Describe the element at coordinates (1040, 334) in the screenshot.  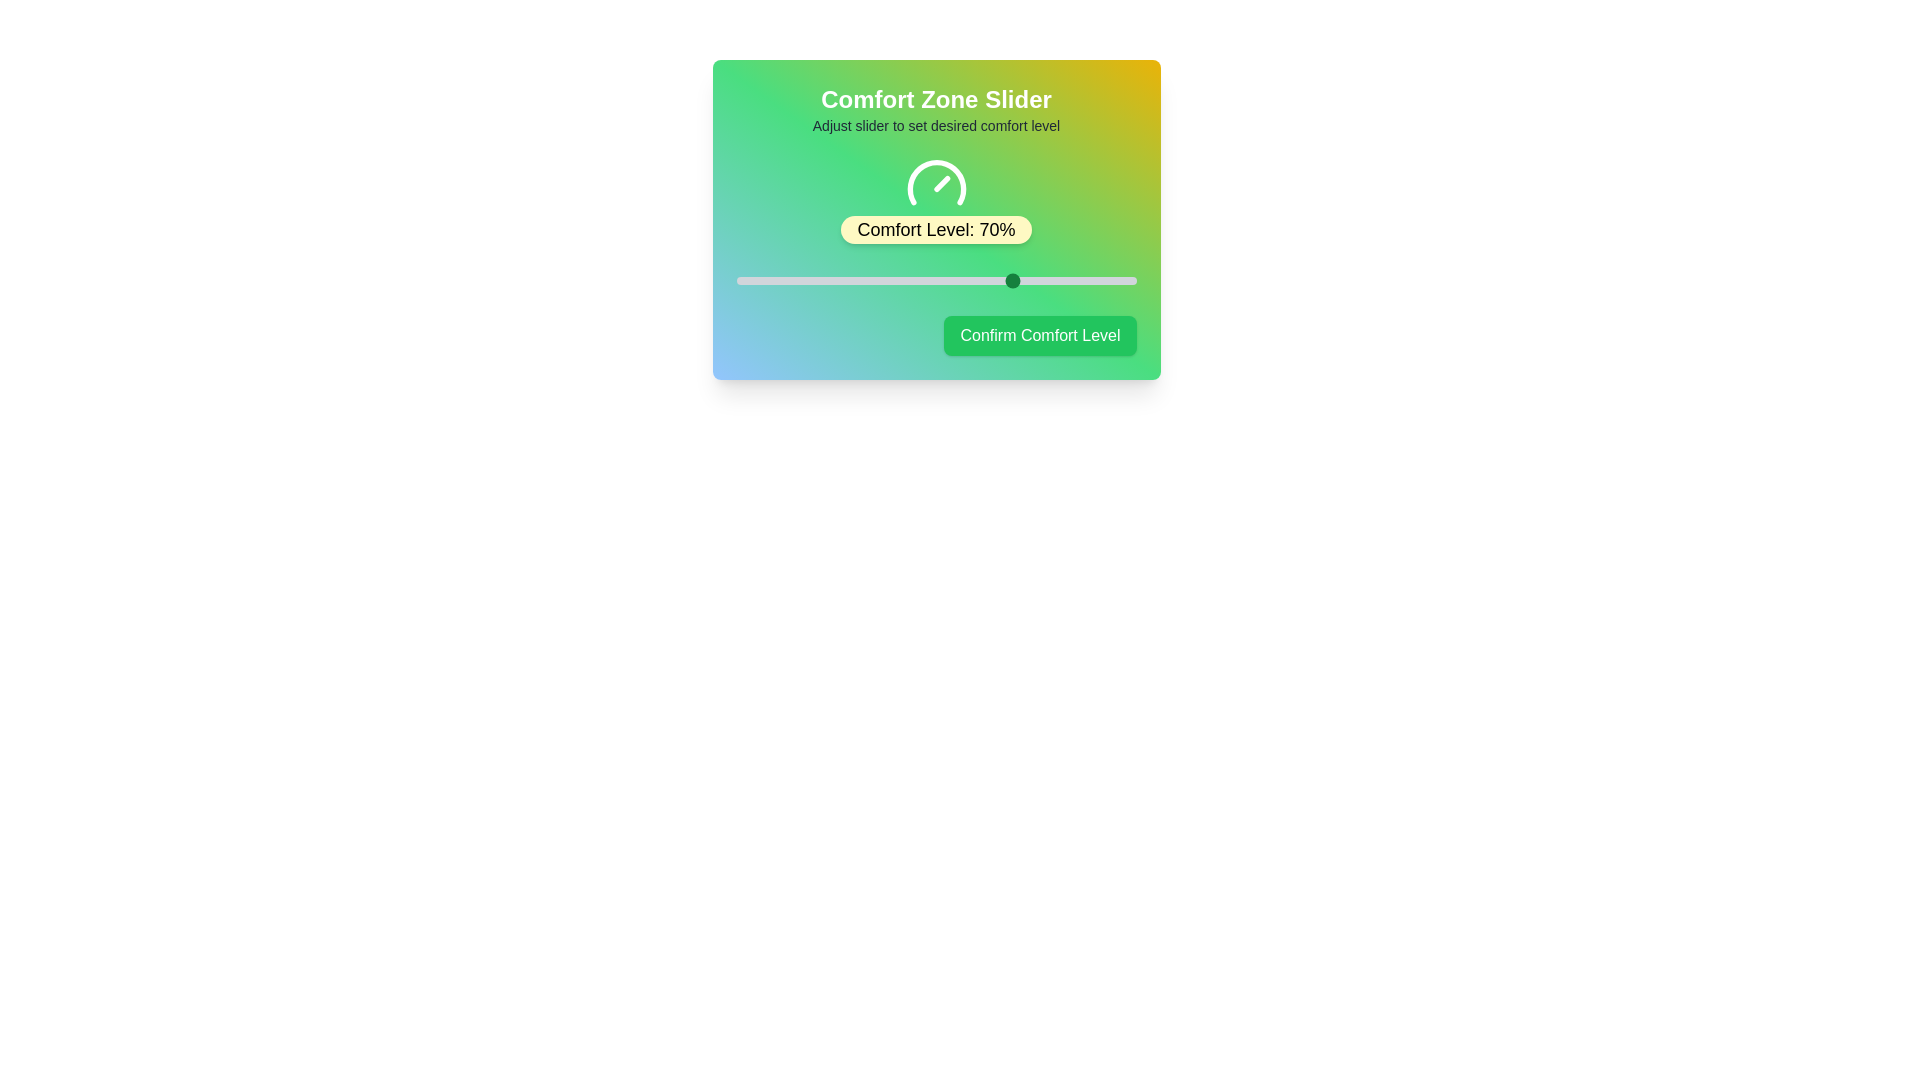
I see `'Confirm Comfort Level' button` at that location.